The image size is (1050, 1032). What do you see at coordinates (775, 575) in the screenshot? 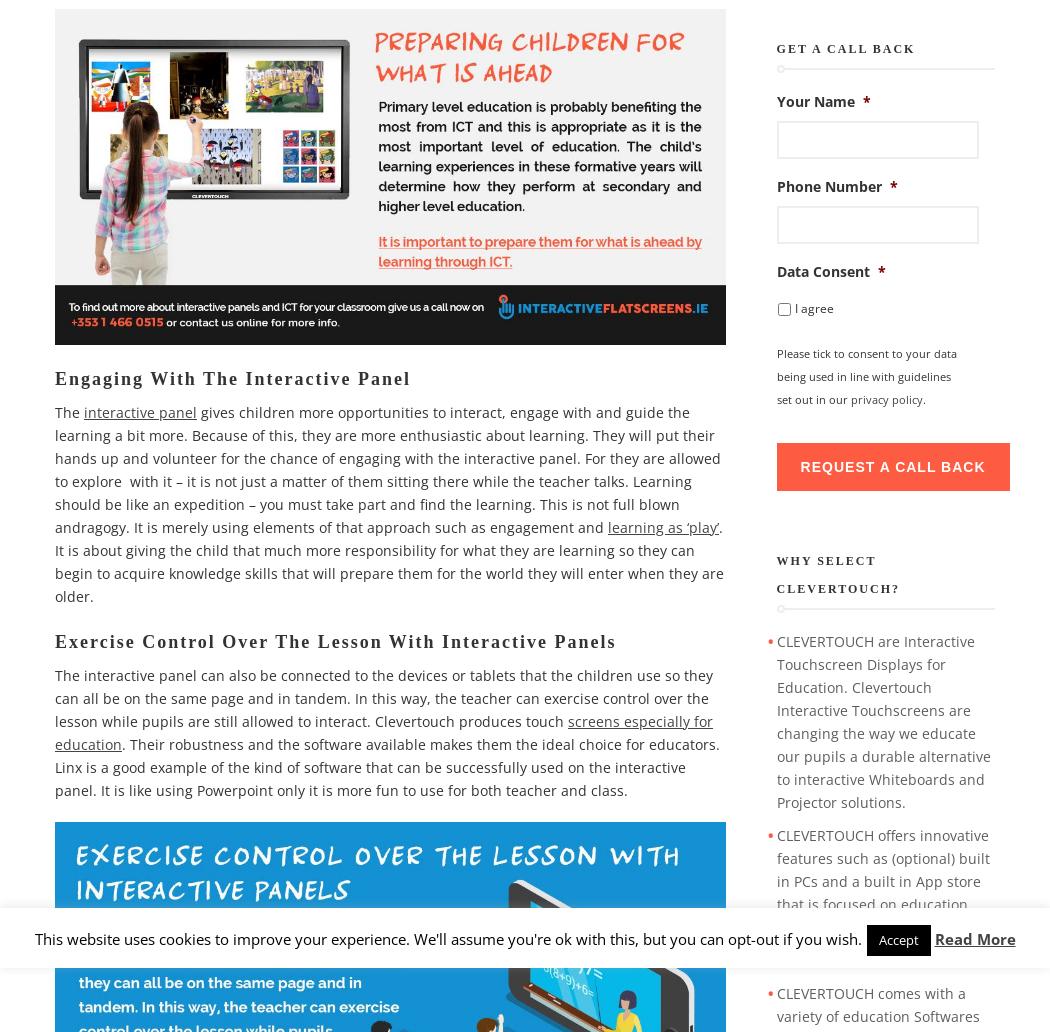
I see `'Why Select Clevertouch?'` at bounding box center [775, 575].